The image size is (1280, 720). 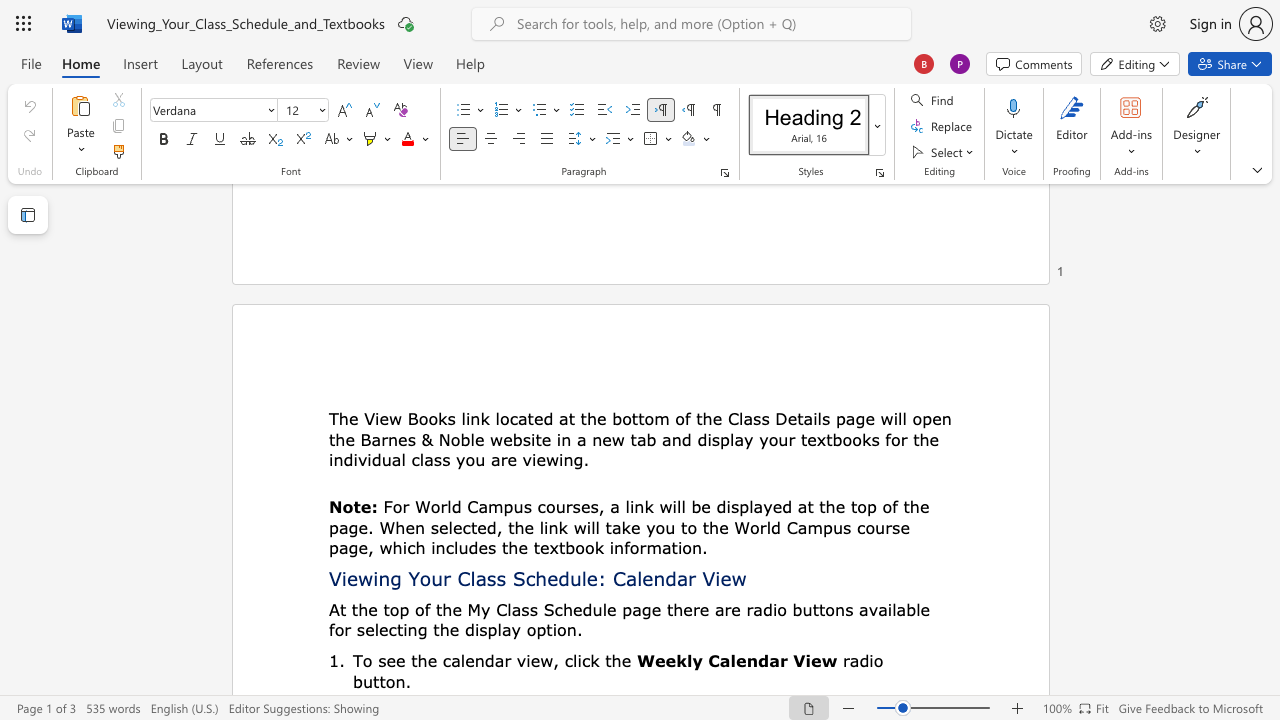 I want to click on the 3th character "t" in the text, so click(x=386, y=608).